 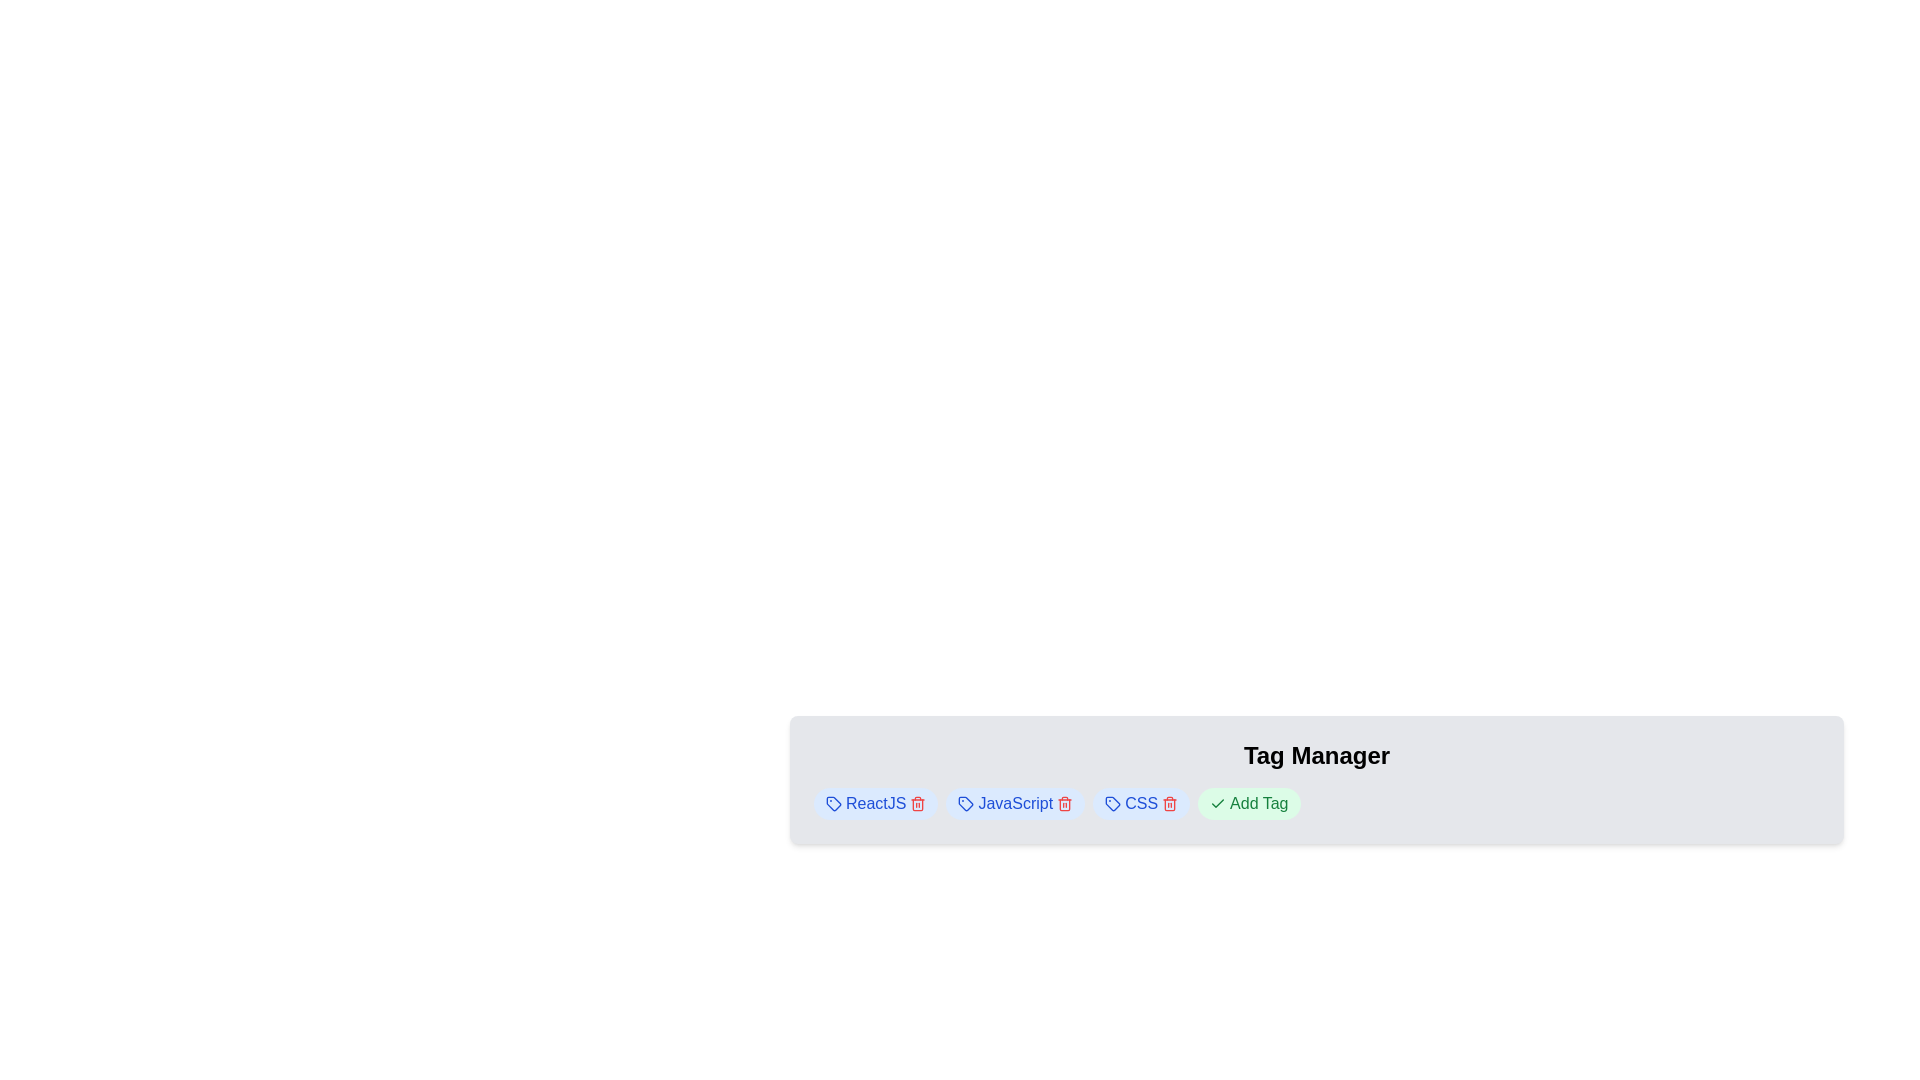 I want to click on the modern tag icon styled with a thin stroke and rounded edges, located to the left of the 'ReactJS' text label within a light blue rounded rectangular button, so click(x=834, y=802).